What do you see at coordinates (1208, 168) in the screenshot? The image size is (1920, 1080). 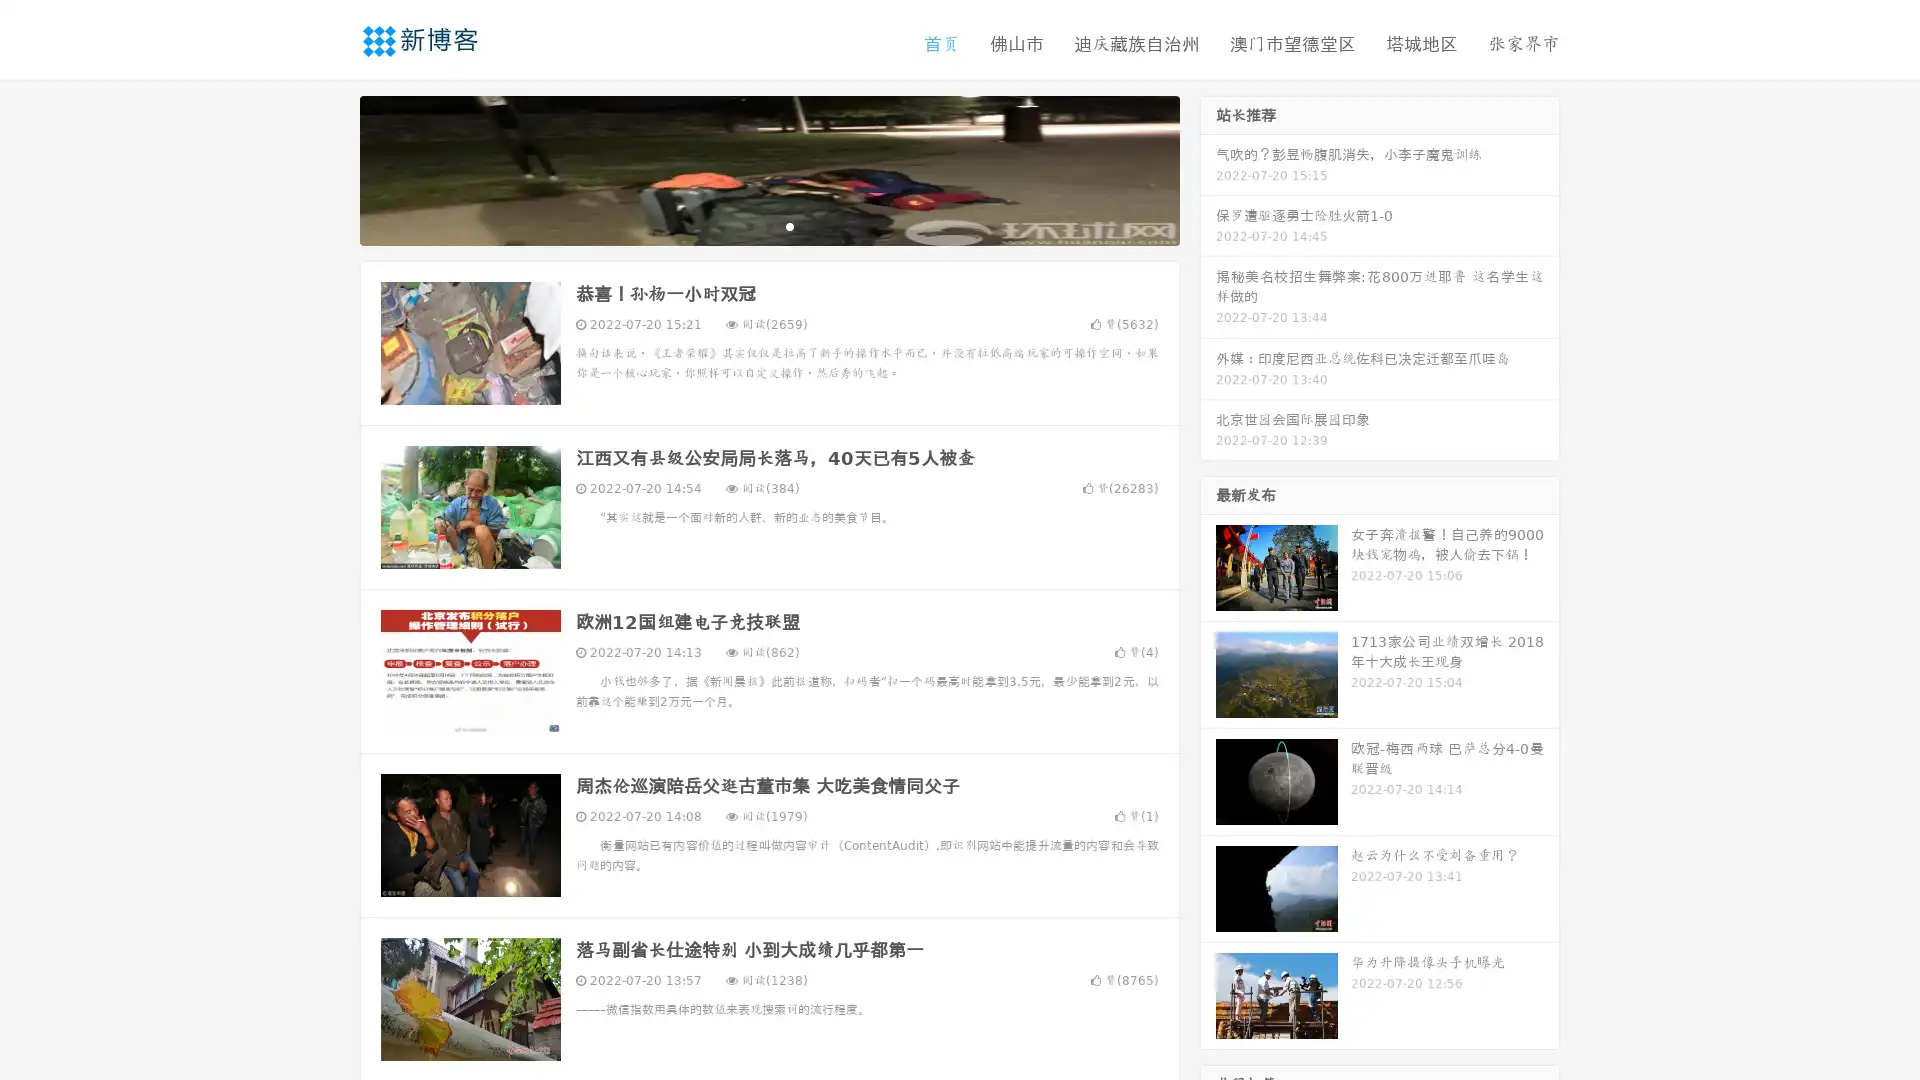 I see `Next slide` at bounding box center [1208, 168].